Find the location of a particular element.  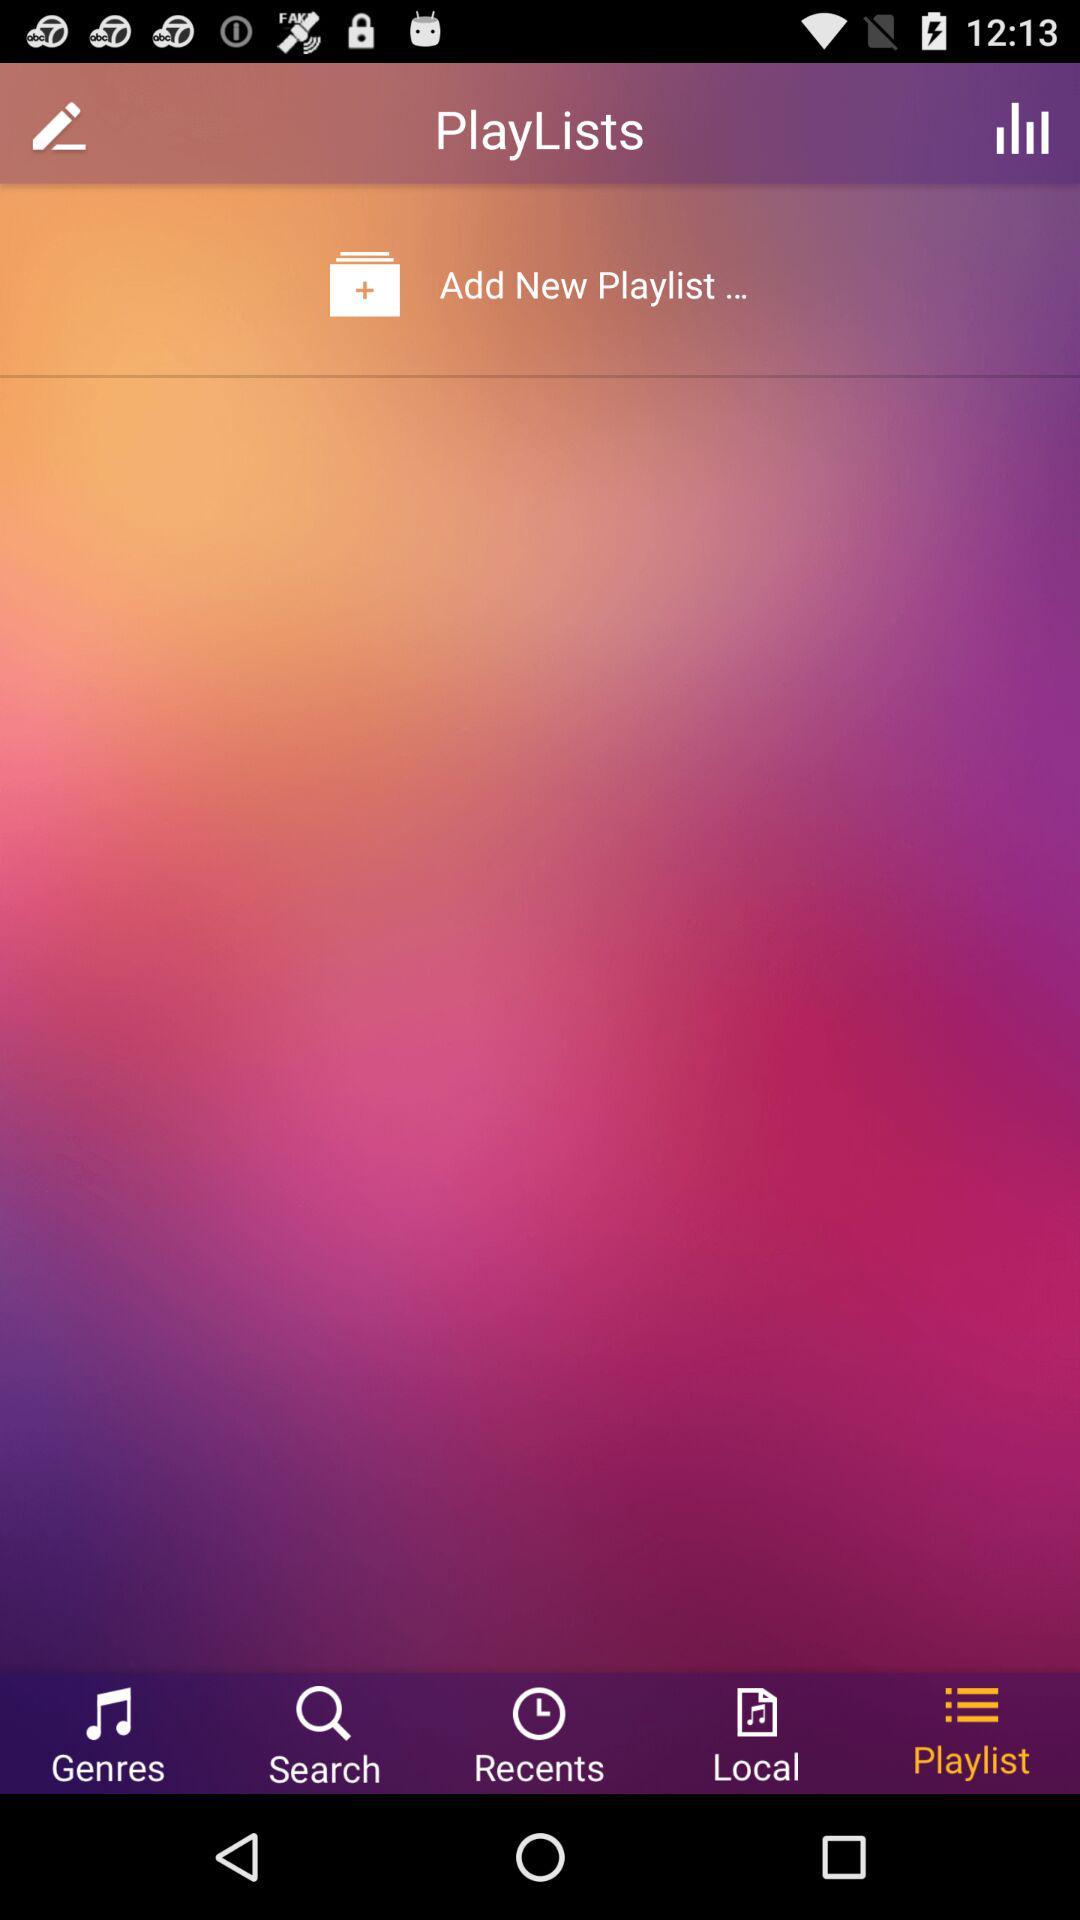

item next to playlists is located at coordinates (1022, 127).